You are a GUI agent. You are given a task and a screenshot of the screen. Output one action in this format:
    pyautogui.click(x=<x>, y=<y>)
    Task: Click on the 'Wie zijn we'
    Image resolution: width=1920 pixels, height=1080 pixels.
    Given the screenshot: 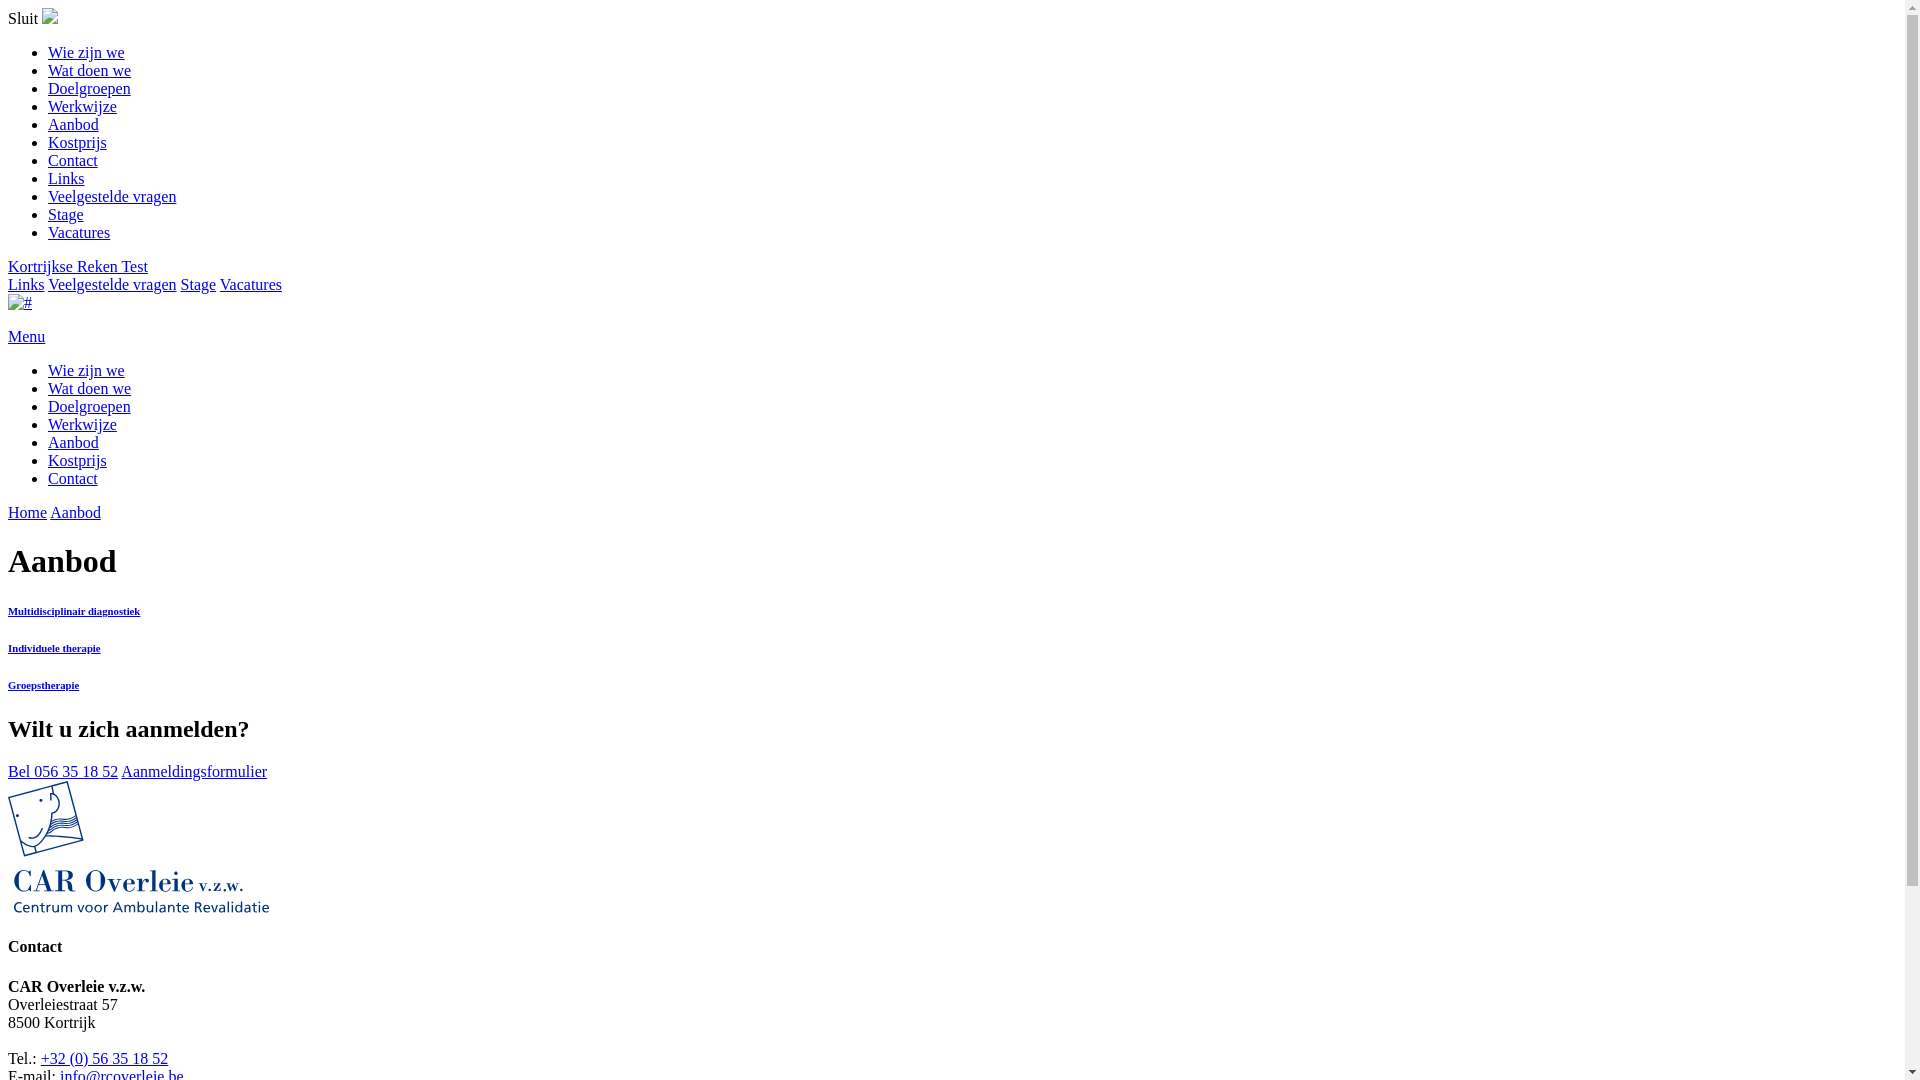 What is the action you would take?
    pyautogui.click(x=48, y=51)
    